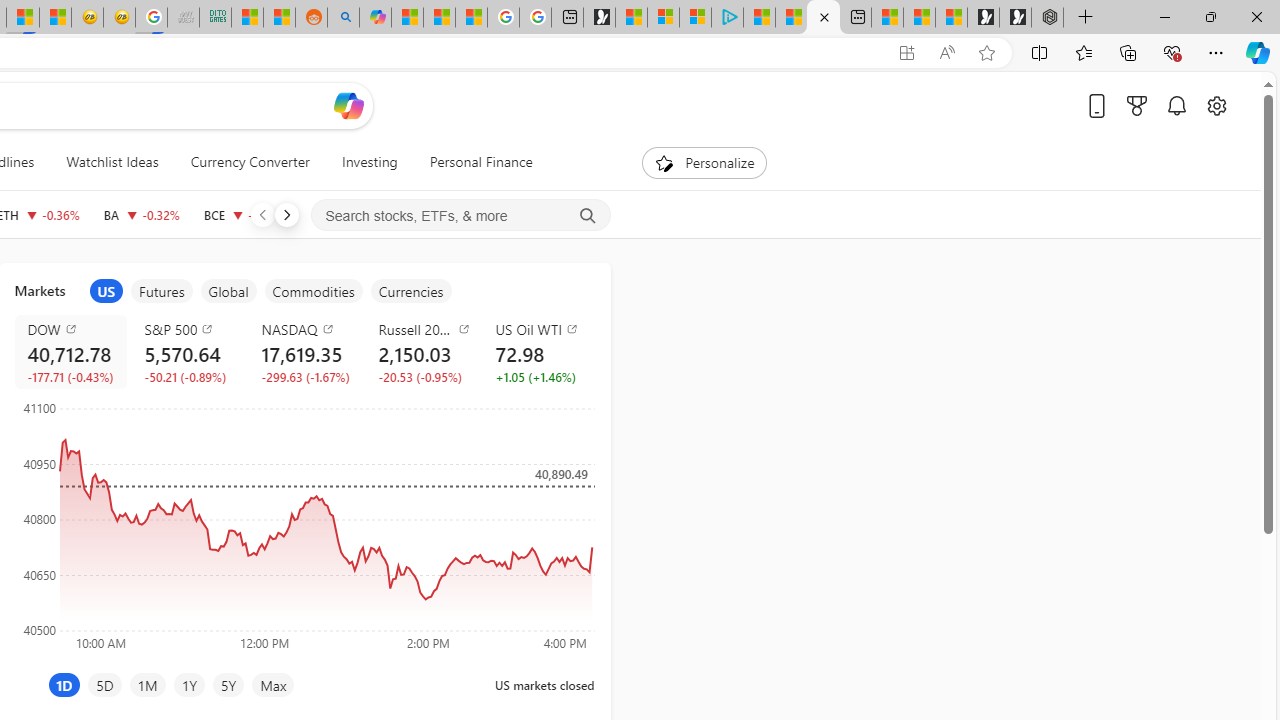  What do you see at coordinates (188, 684) in the screenshot?
I see `'1Y'` at bounding box center [188, 684].